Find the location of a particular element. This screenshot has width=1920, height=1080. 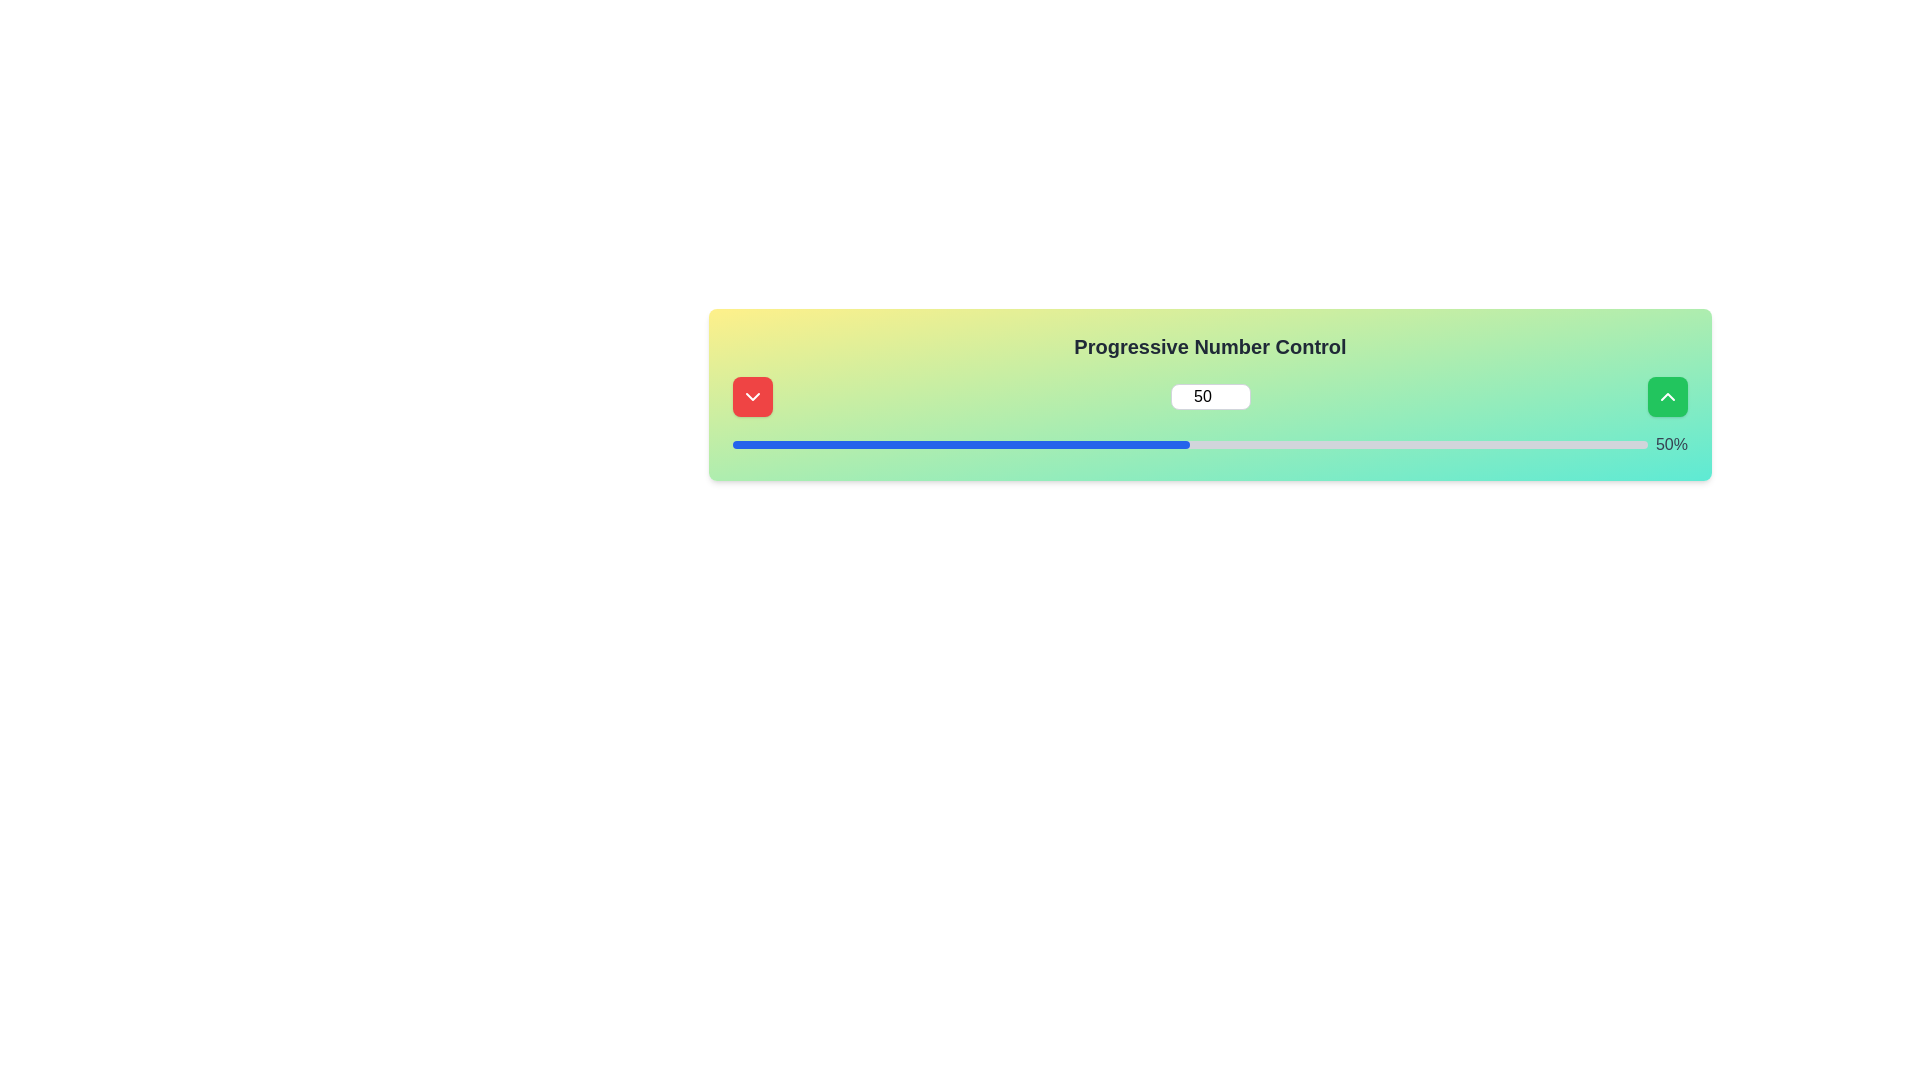

the slider value is located at coordinates (919, 443).